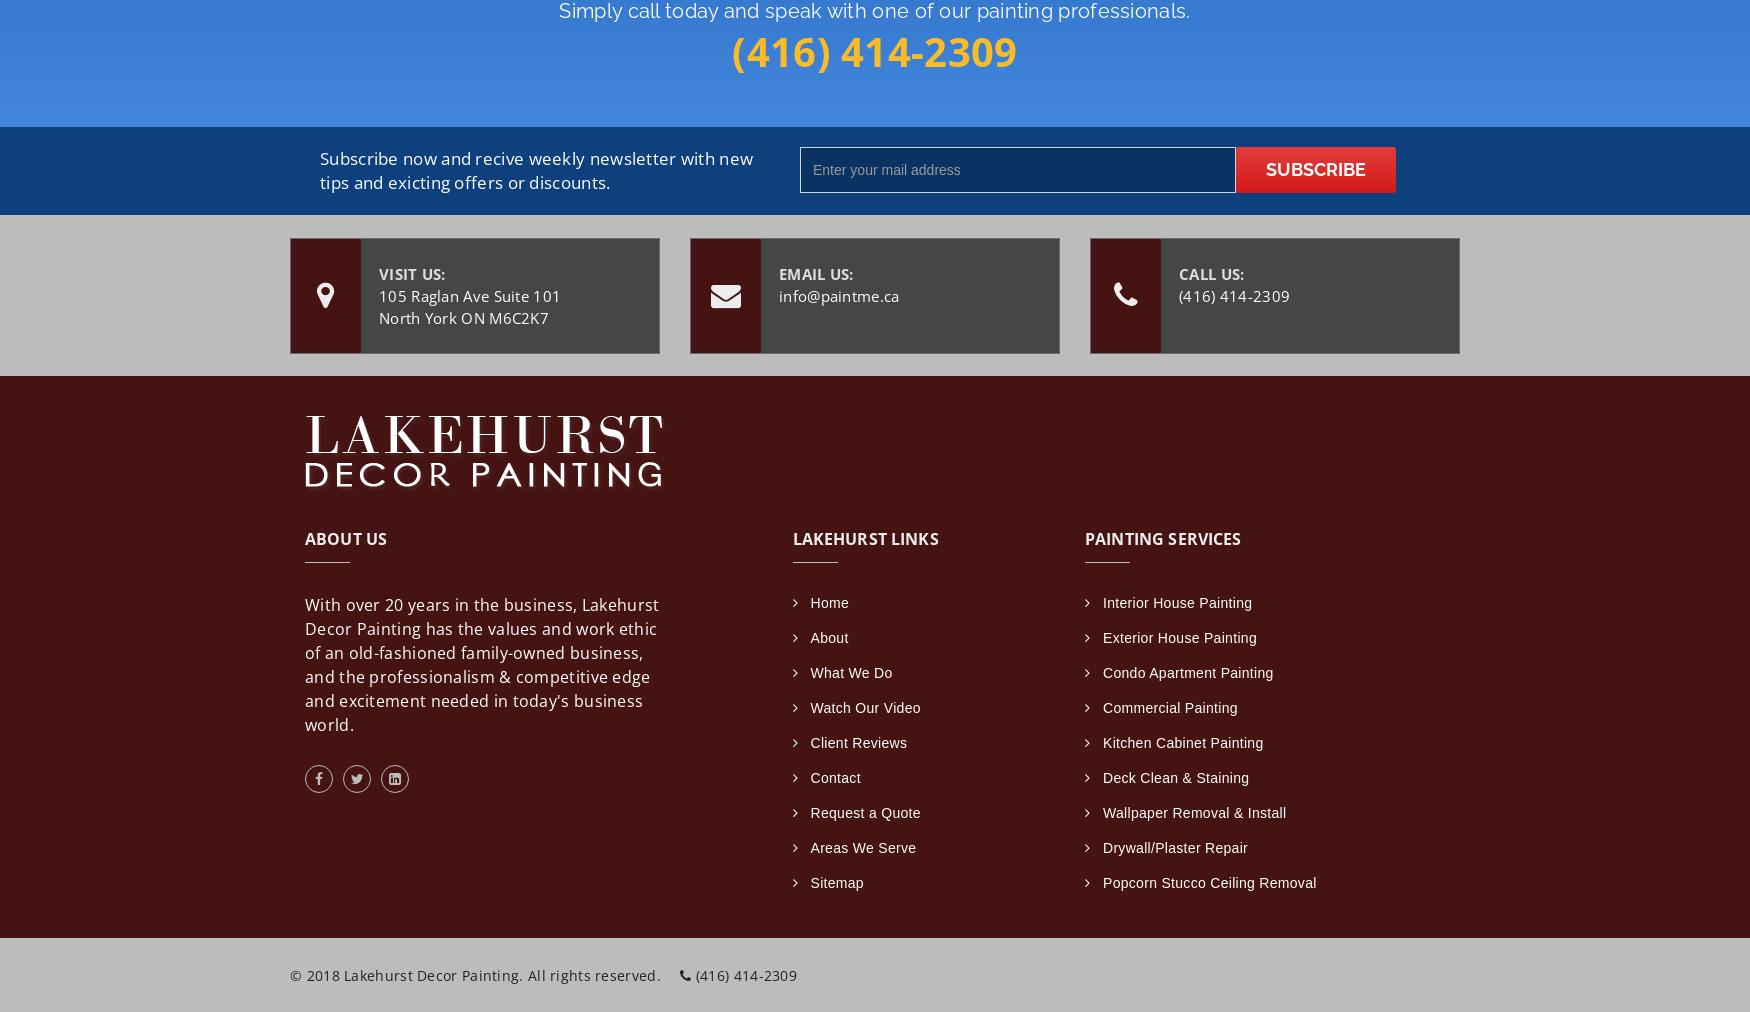 This screenshot has width=1750, height=1012. Describe the element at coordinates (477, 974) in the screenshot. I see `'© 2018 Lakehurst Decor Painting. All rights reserved.'` at that location.